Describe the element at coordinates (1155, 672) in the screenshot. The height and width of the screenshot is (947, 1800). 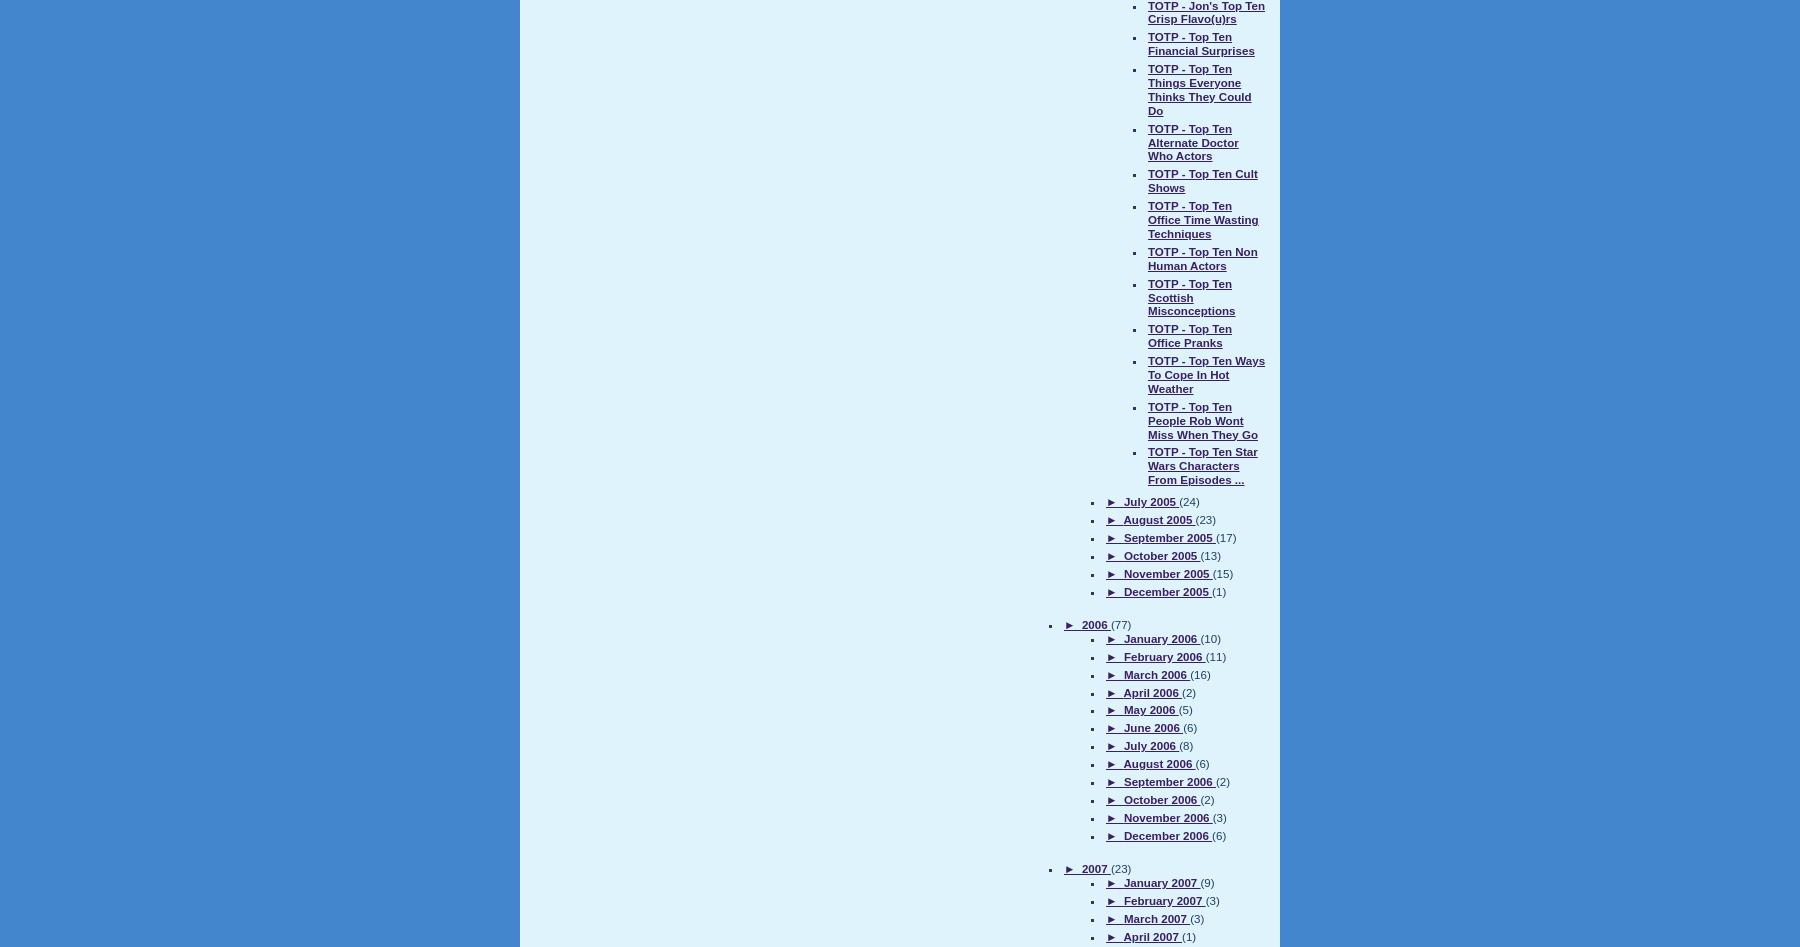
I see `'March 2006'` at that location.